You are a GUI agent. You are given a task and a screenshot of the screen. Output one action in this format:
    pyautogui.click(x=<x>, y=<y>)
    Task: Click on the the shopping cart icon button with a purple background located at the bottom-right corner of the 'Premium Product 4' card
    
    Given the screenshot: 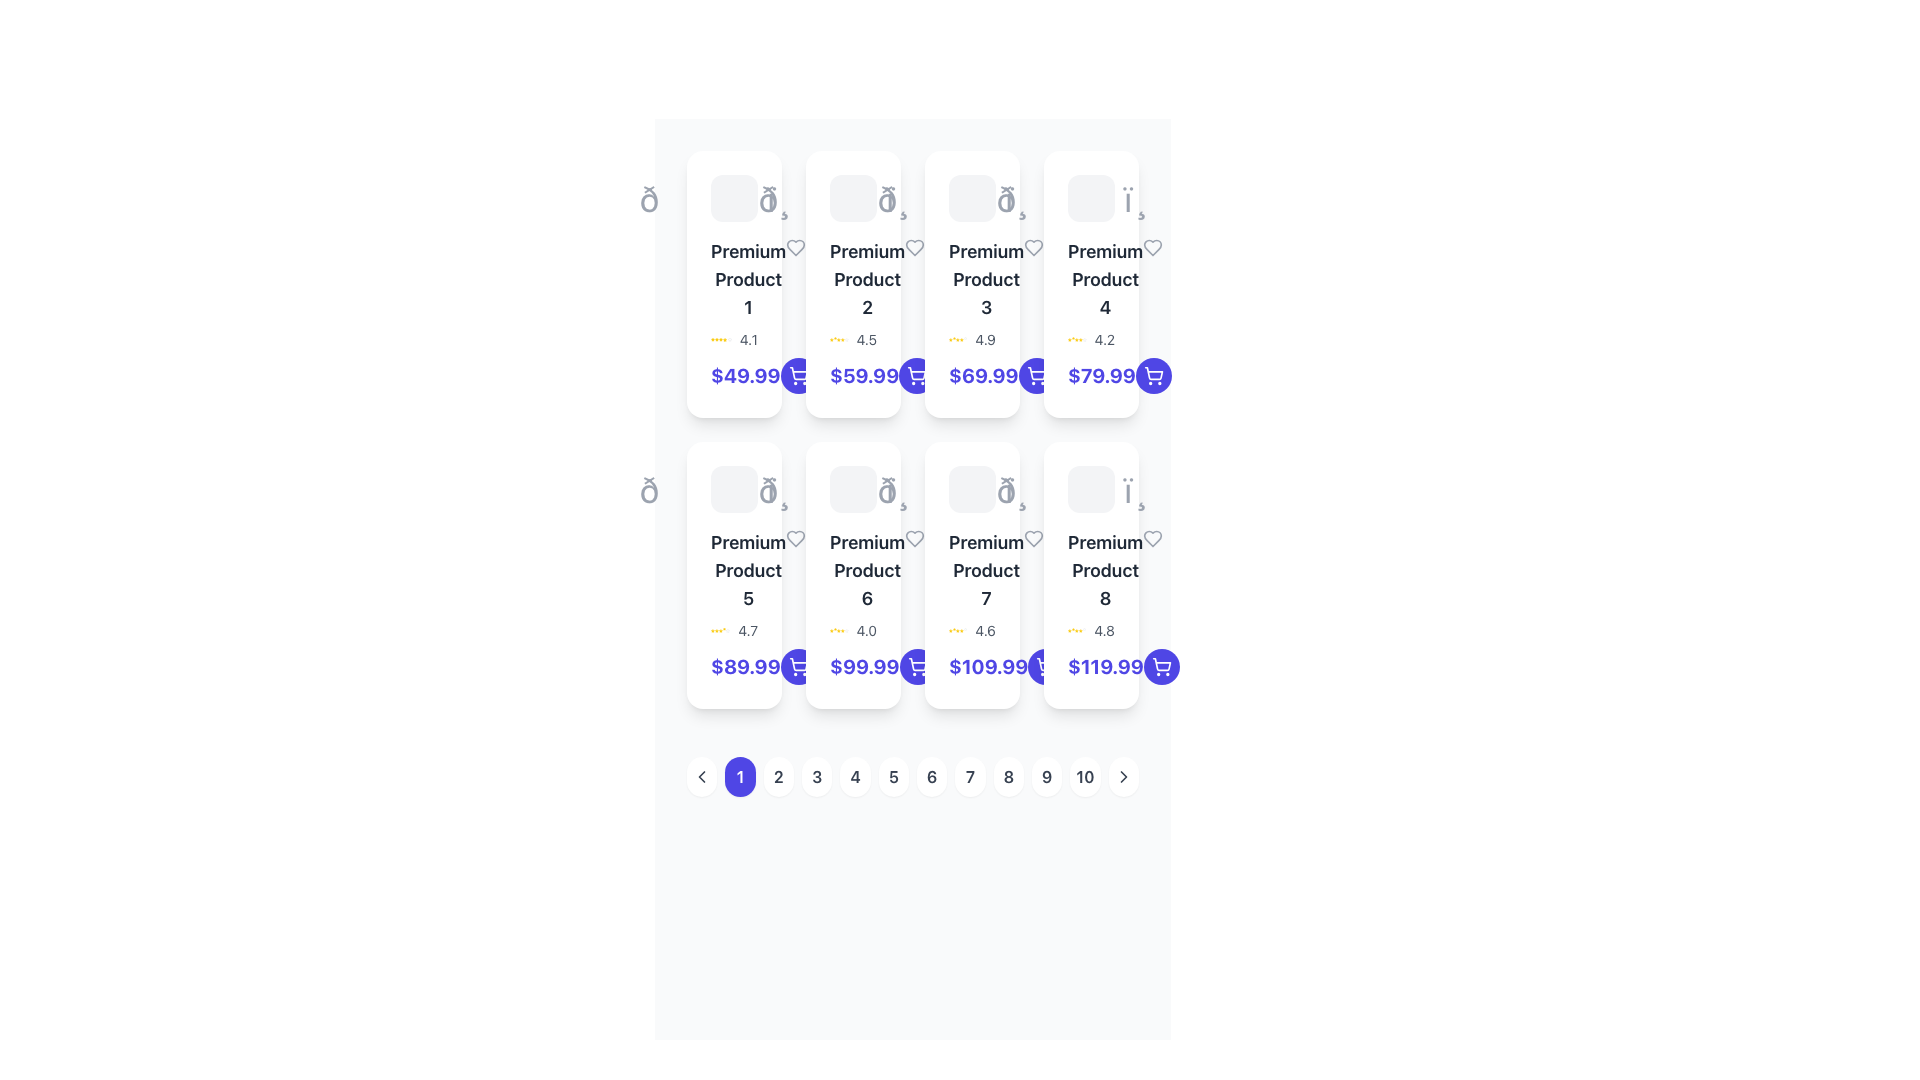 What is the action you would take?
    pyautogui.click(x=1153, y=375)
    